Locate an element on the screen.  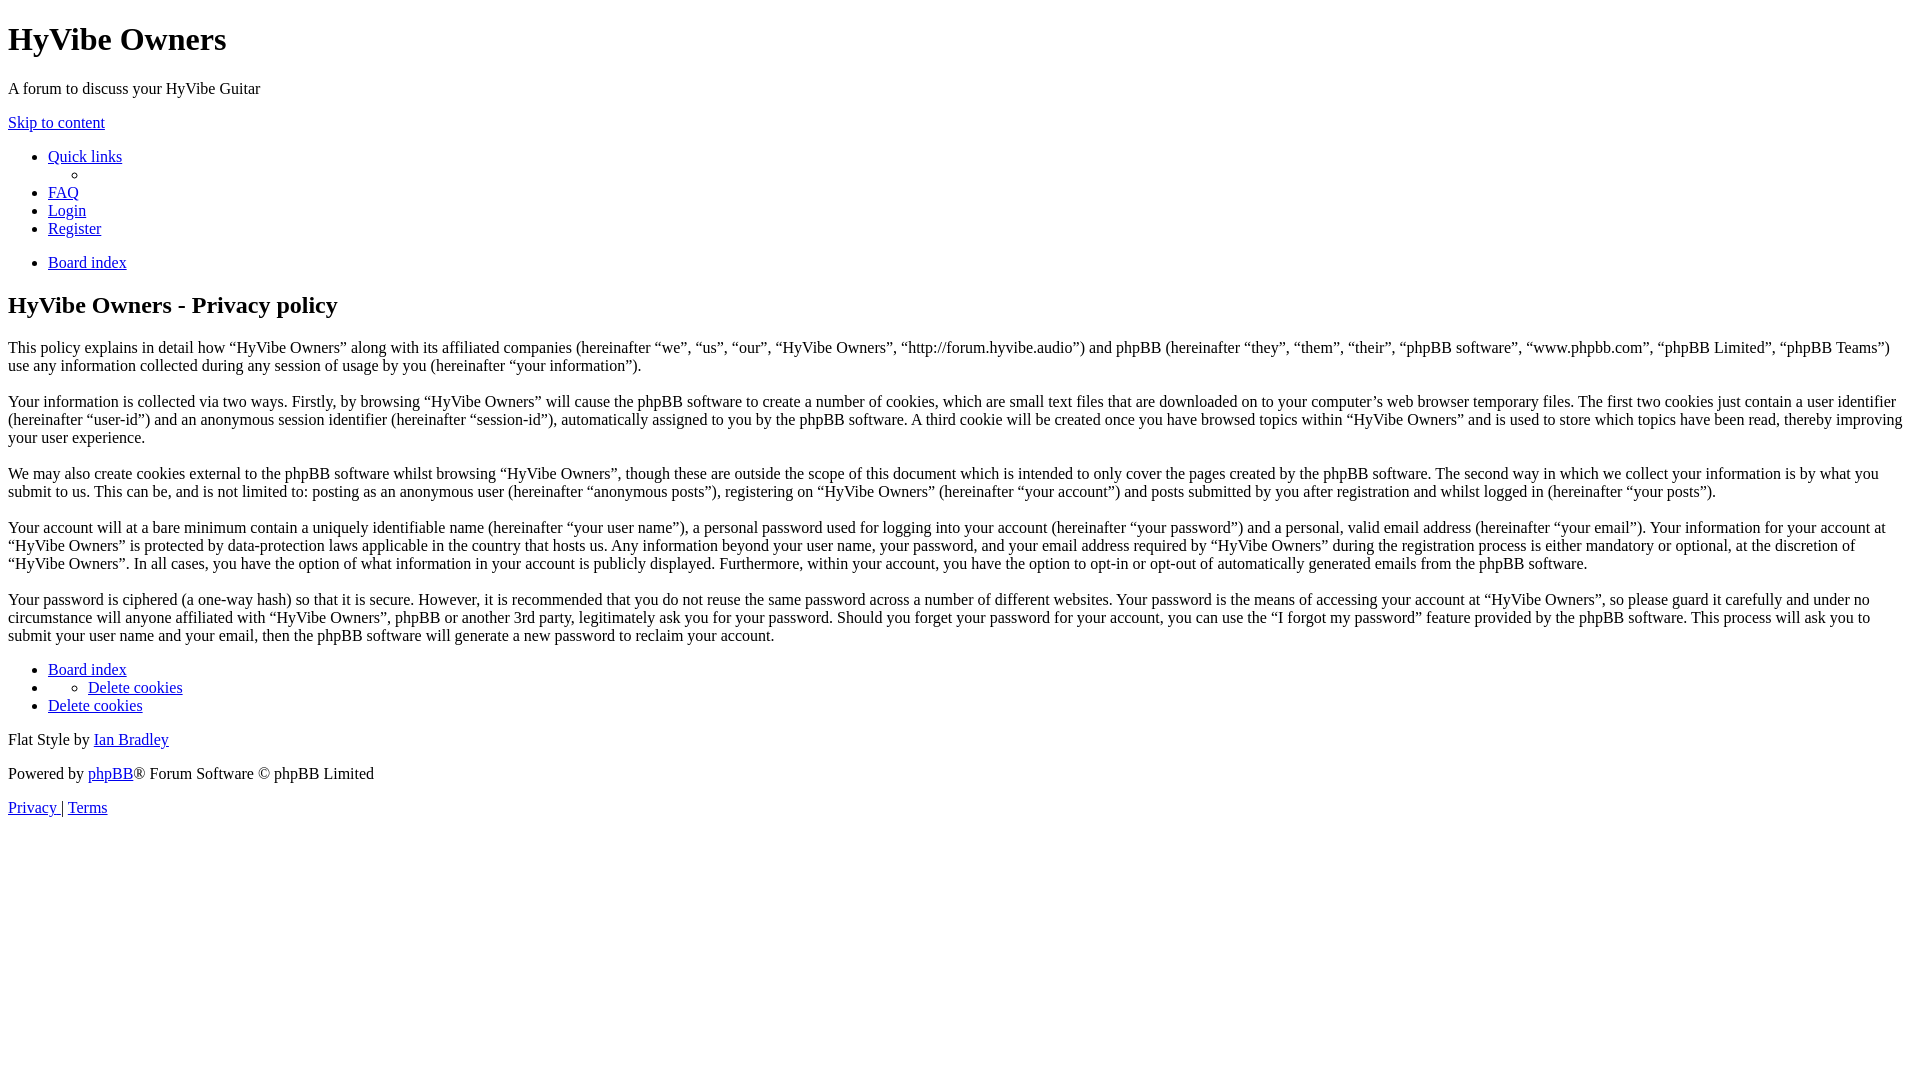
'phpBB' is located at coordinates (109, 772).